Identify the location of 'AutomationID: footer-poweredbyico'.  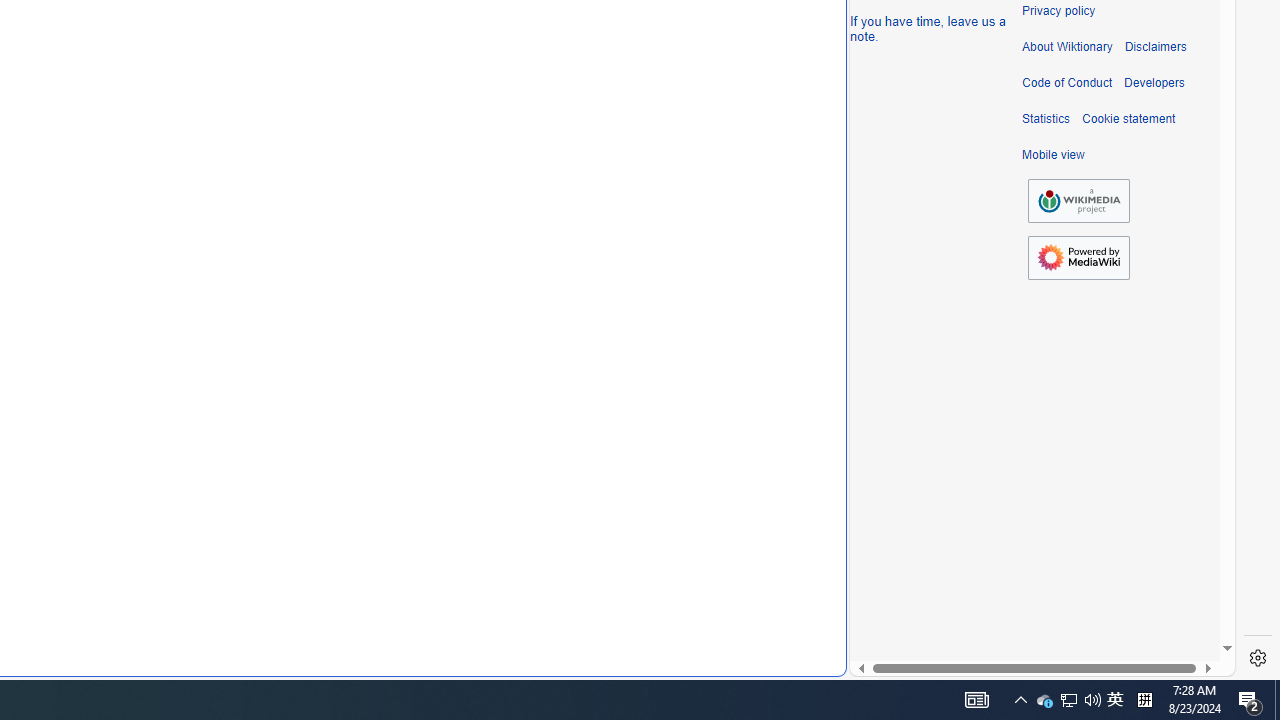
(1078, 257).